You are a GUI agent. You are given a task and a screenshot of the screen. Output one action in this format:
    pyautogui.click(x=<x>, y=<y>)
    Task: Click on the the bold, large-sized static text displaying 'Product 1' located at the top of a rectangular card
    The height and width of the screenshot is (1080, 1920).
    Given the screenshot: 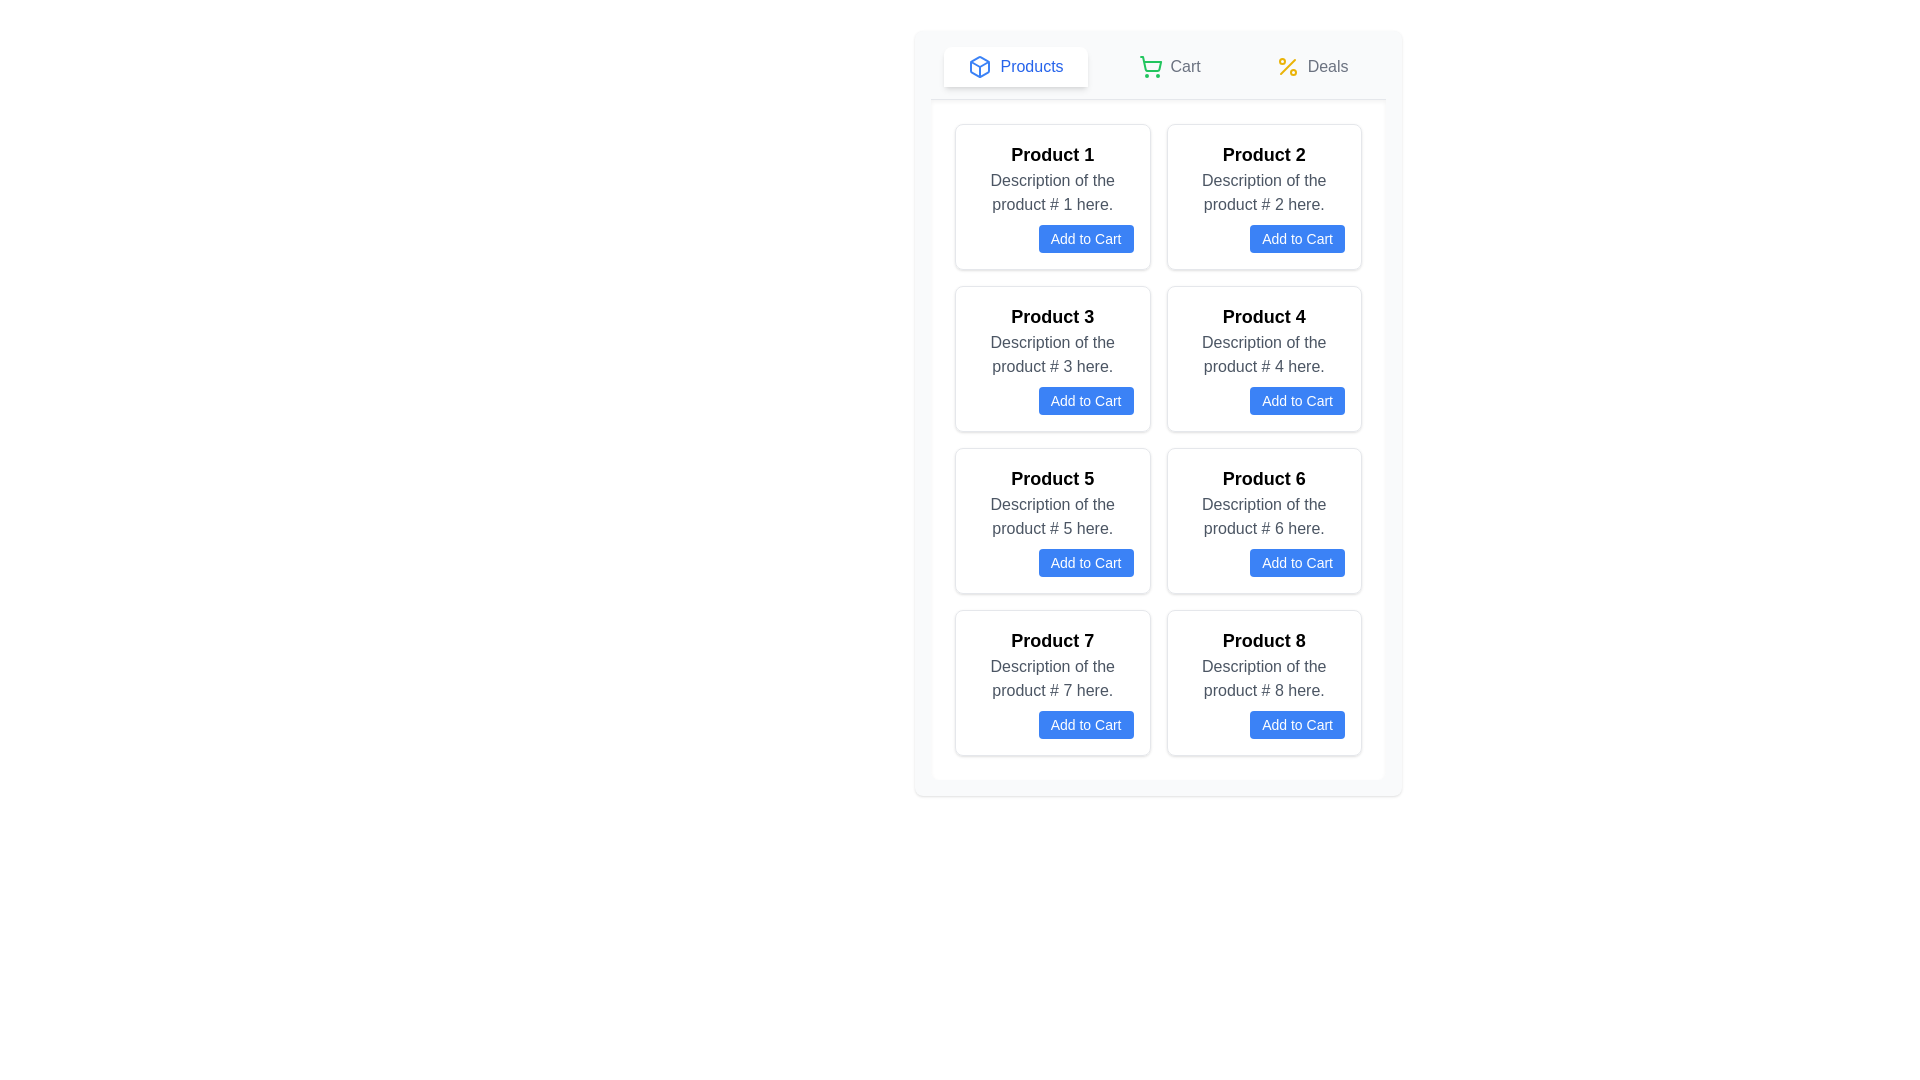 What is the action you would take?
    pyautogui.click(x=1051, y=153)
    